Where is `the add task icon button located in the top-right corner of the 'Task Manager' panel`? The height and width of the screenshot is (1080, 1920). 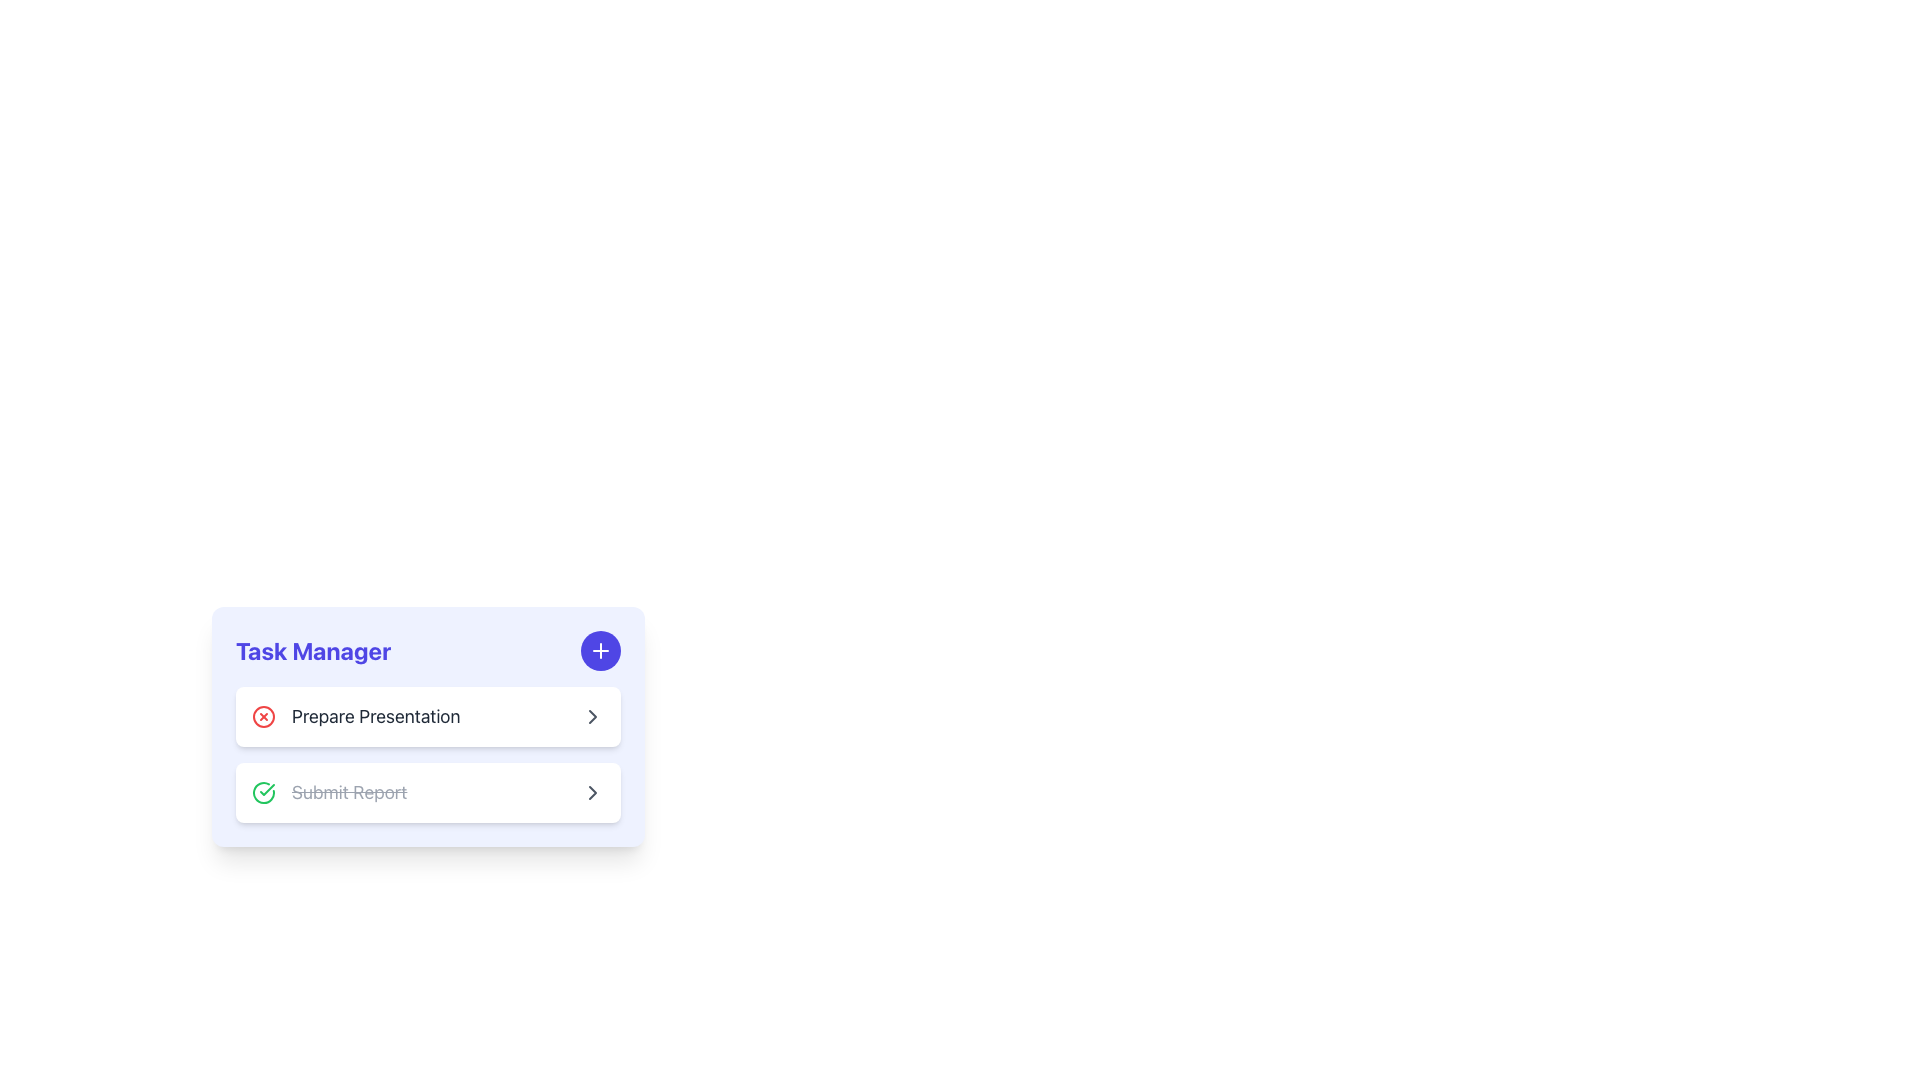 the add task icon button located in the top-right corner of the 'Task Manager' panel is located at coordinates (599, 651).